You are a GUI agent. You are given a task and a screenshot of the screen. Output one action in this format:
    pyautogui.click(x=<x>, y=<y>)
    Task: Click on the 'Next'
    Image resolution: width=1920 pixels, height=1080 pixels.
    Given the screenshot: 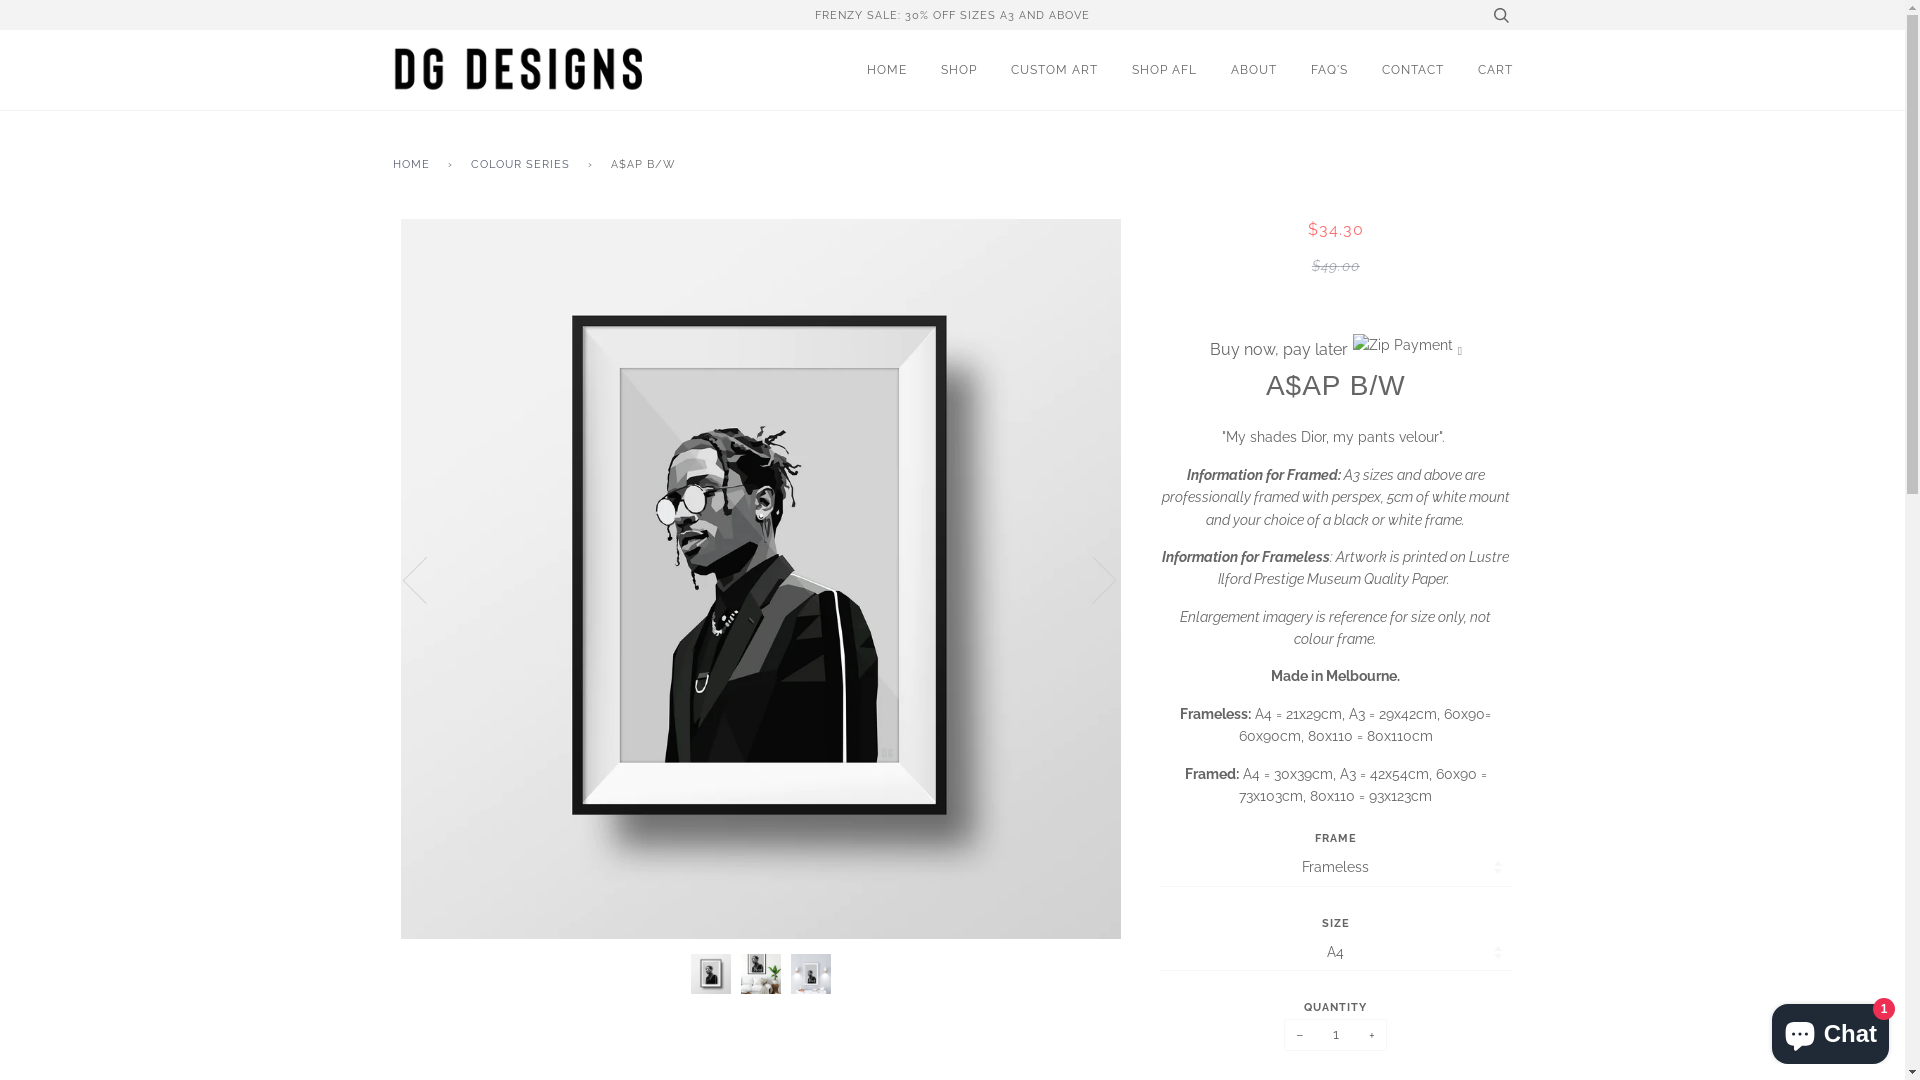 What is the action you would take?
    pyautogui.click(x=1091, y=578)
    